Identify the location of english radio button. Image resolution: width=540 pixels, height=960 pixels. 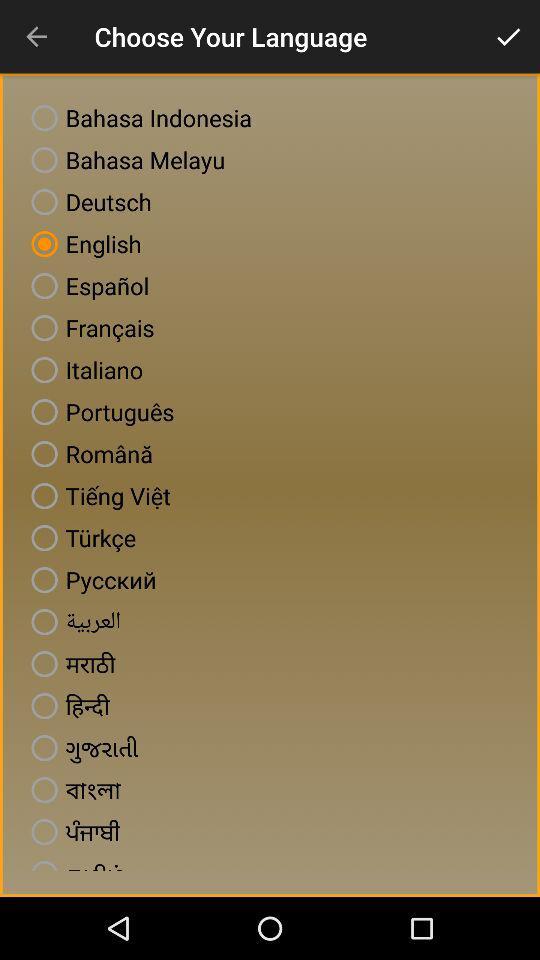
(81, 243).